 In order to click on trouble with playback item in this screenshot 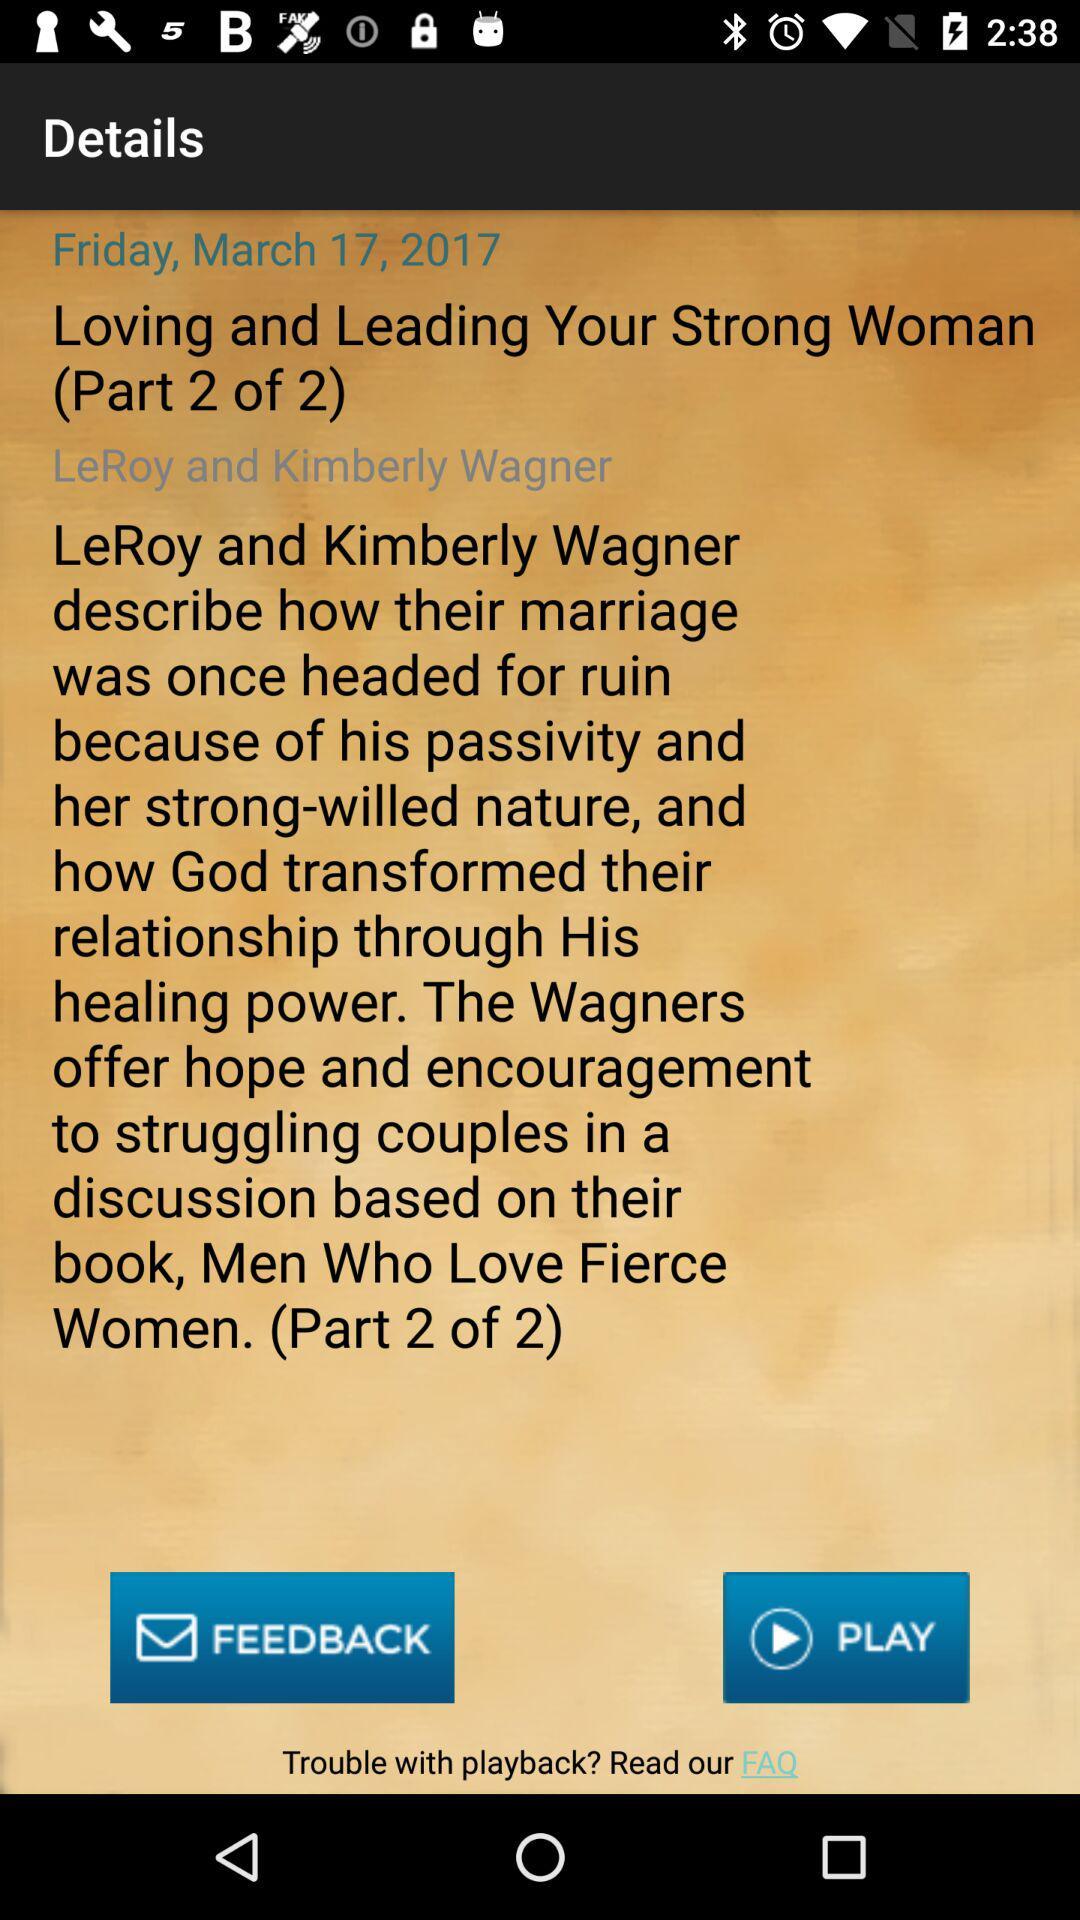, I will do `click(540, 1766)`.